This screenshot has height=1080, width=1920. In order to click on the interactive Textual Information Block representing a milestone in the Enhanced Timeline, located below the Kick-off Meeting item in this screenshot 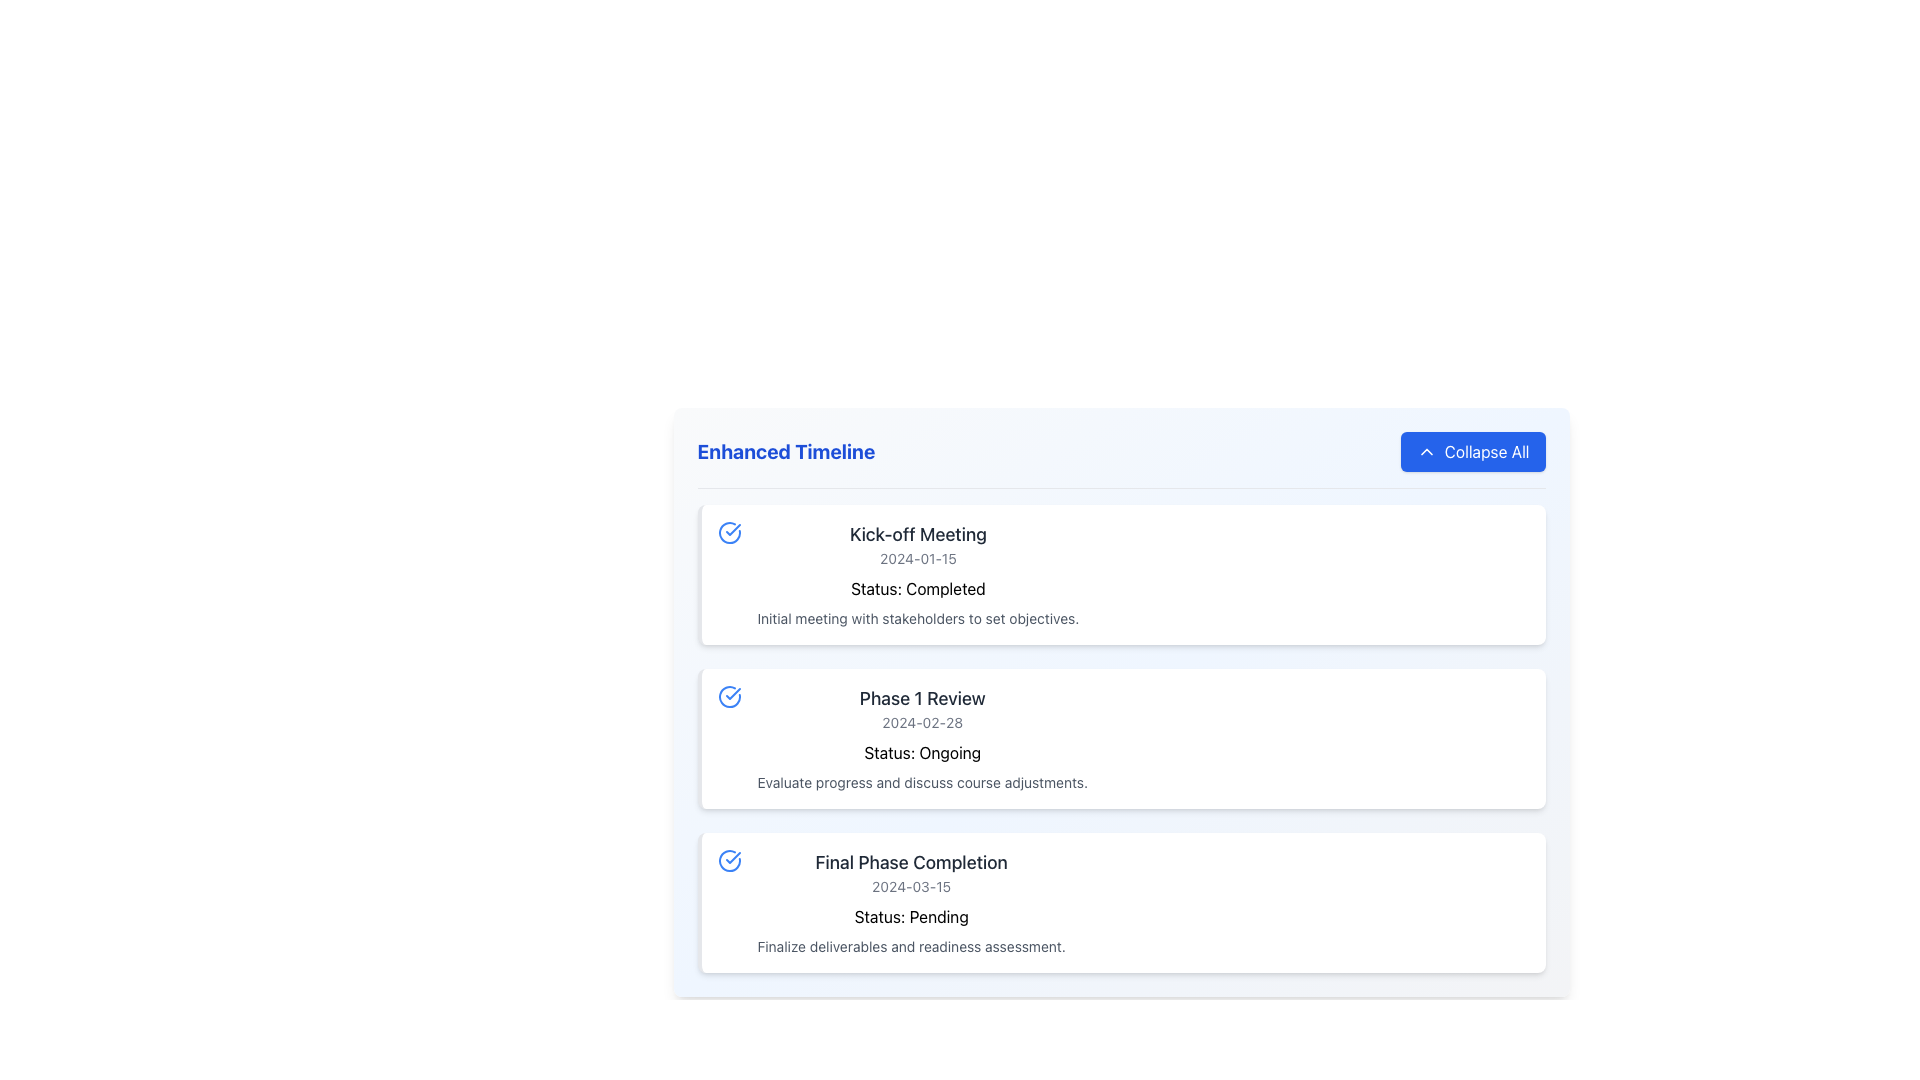, I will do `click(920, 739)`.